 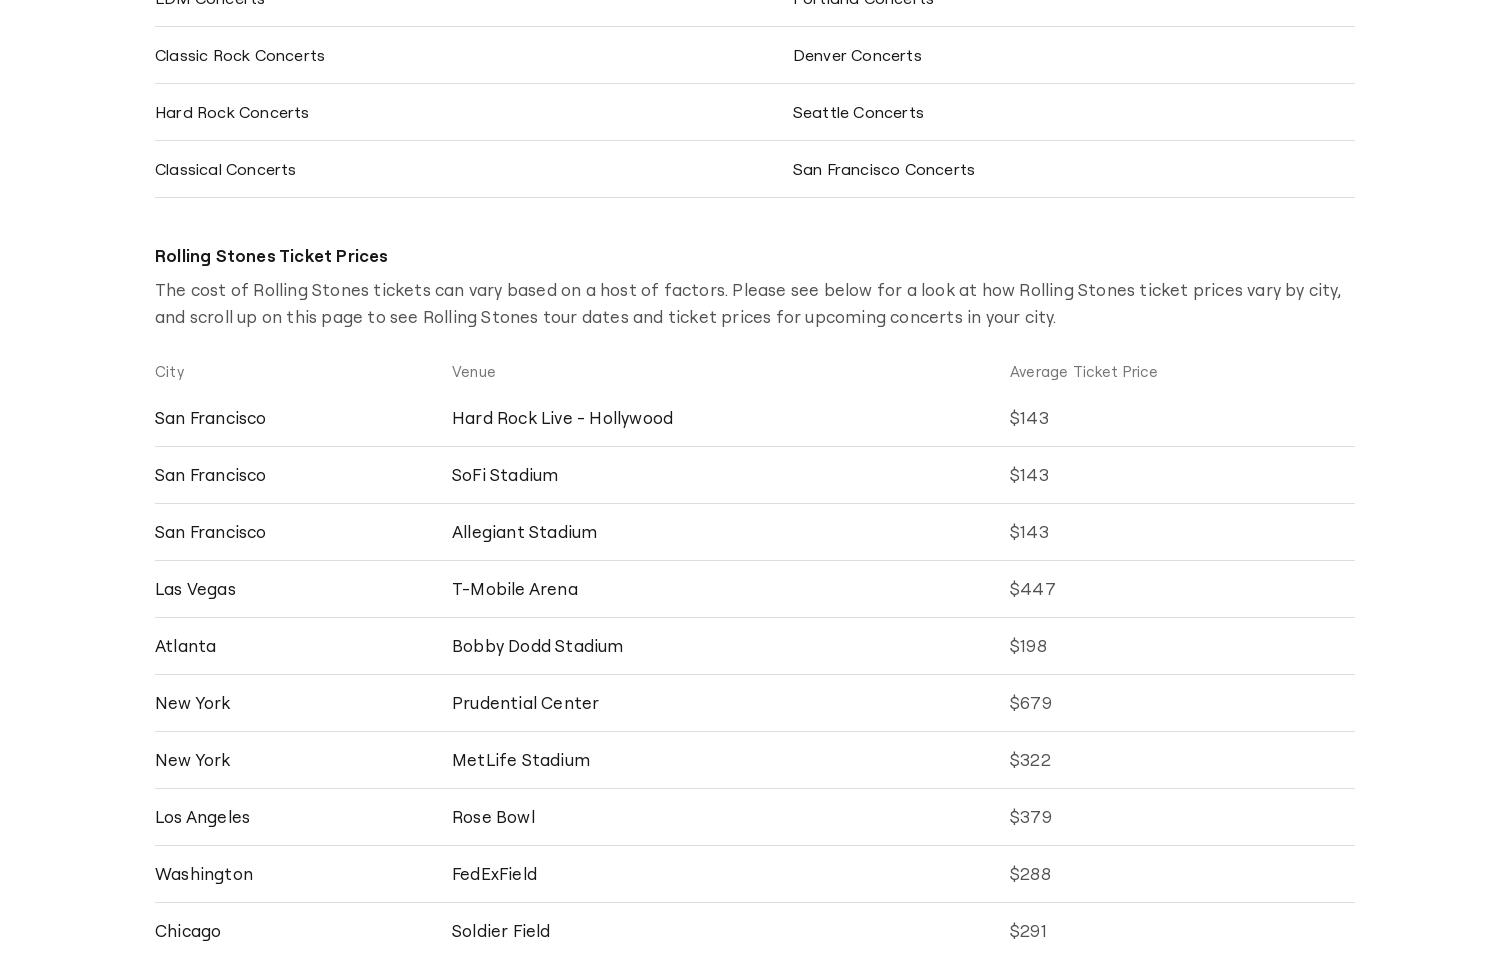 What do you see at coordinates (204, 873) in the screenshot?
I see `'Washington'` at bounding box center [204, 873].